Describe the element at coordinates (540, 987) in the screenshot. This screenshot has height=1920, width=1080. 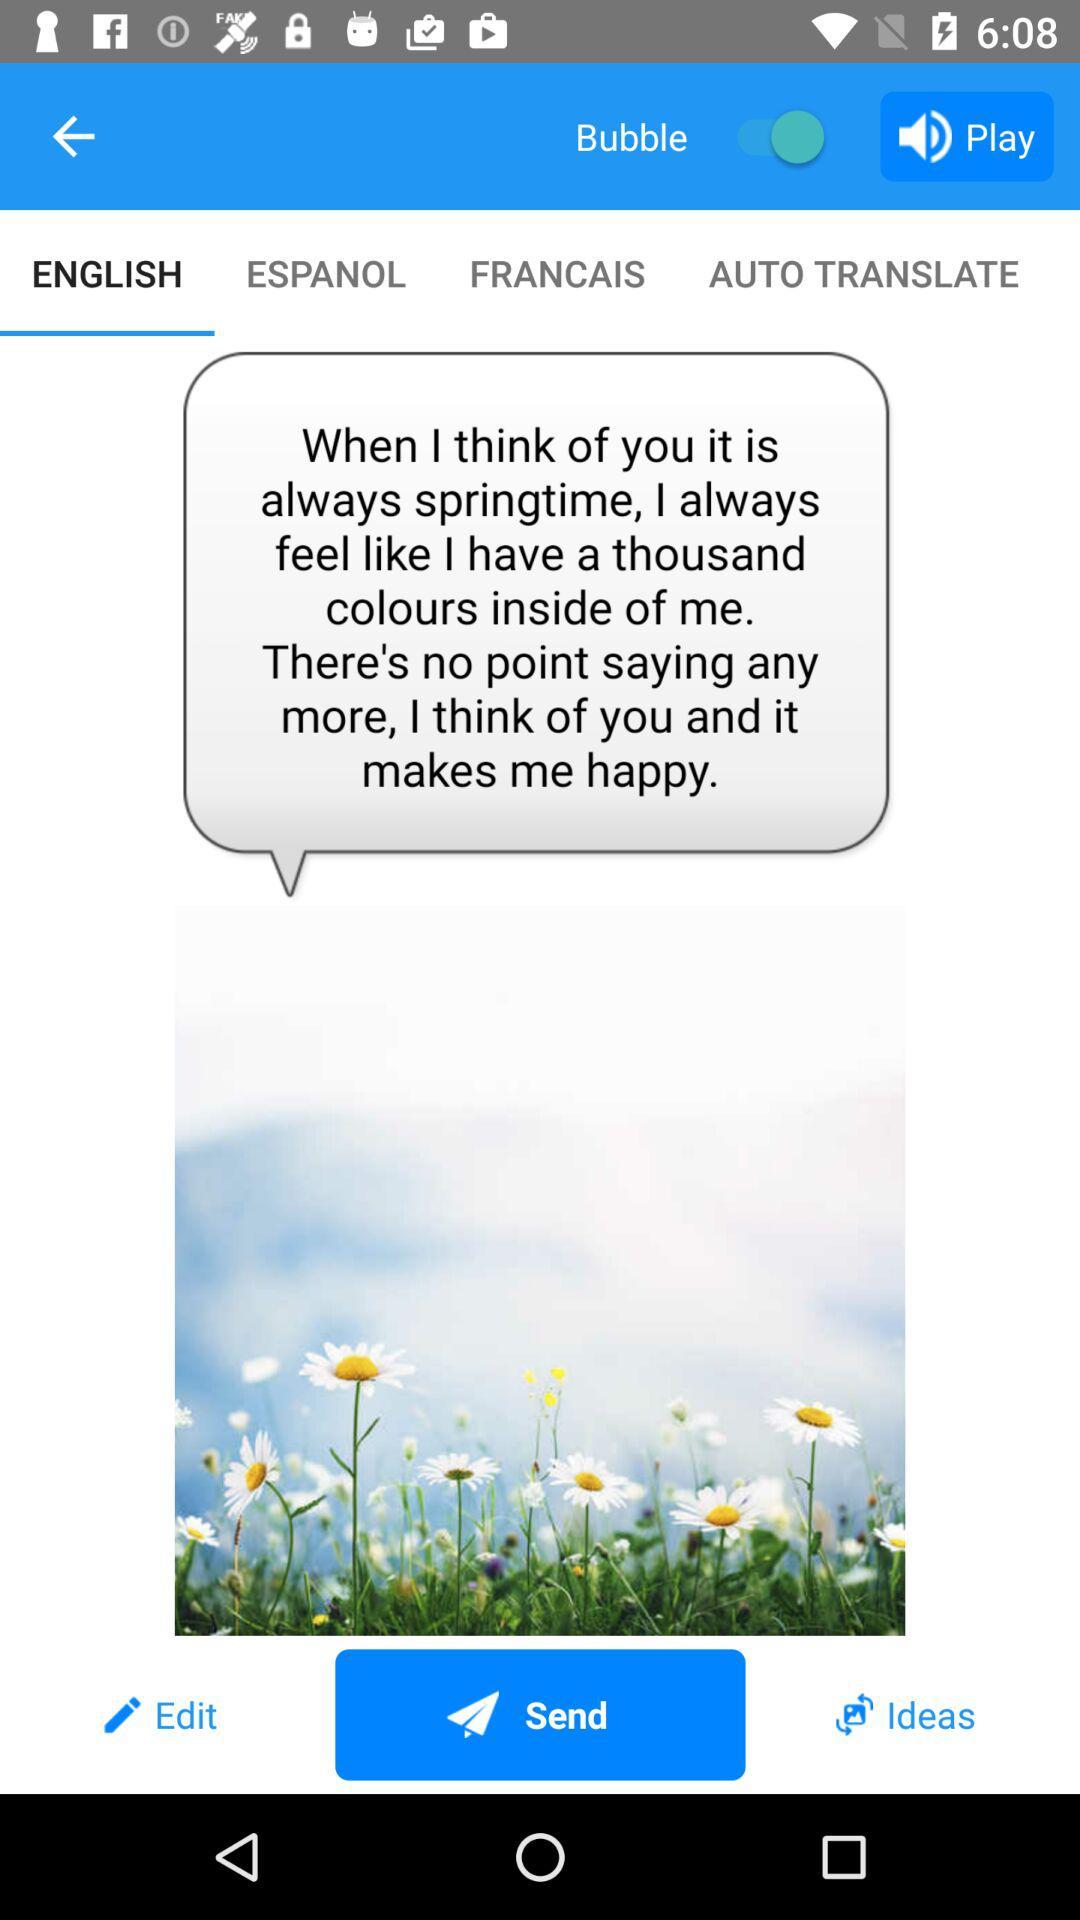
I see `item at the center` at that location.